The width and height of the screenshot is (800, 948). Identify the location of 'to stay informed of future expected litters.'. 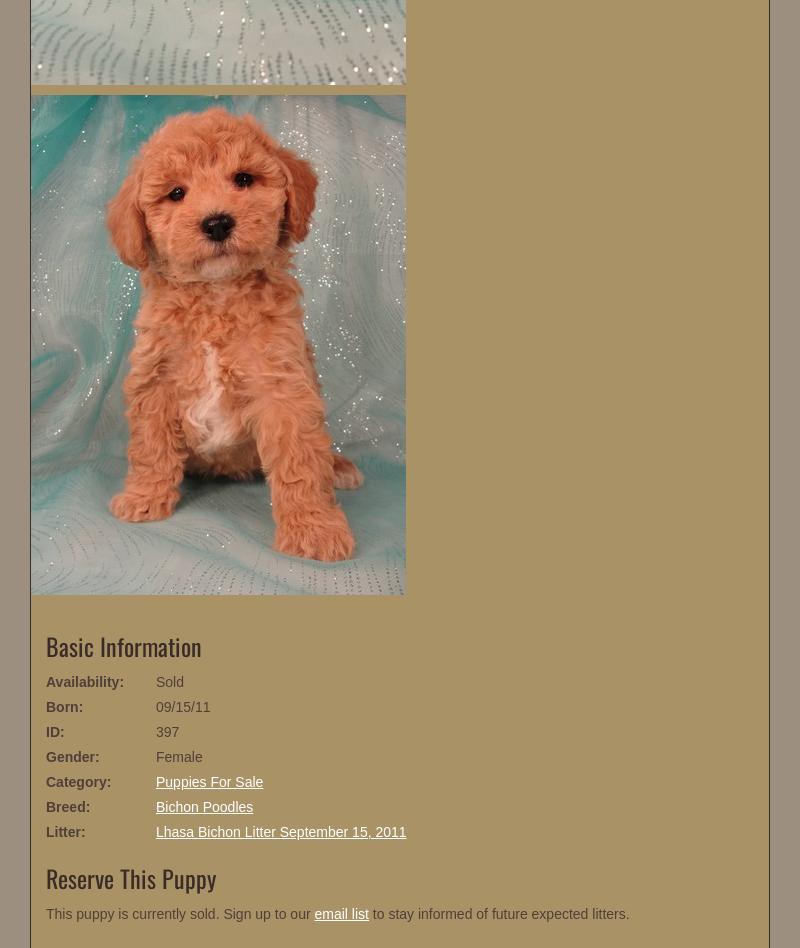
(498, 912).